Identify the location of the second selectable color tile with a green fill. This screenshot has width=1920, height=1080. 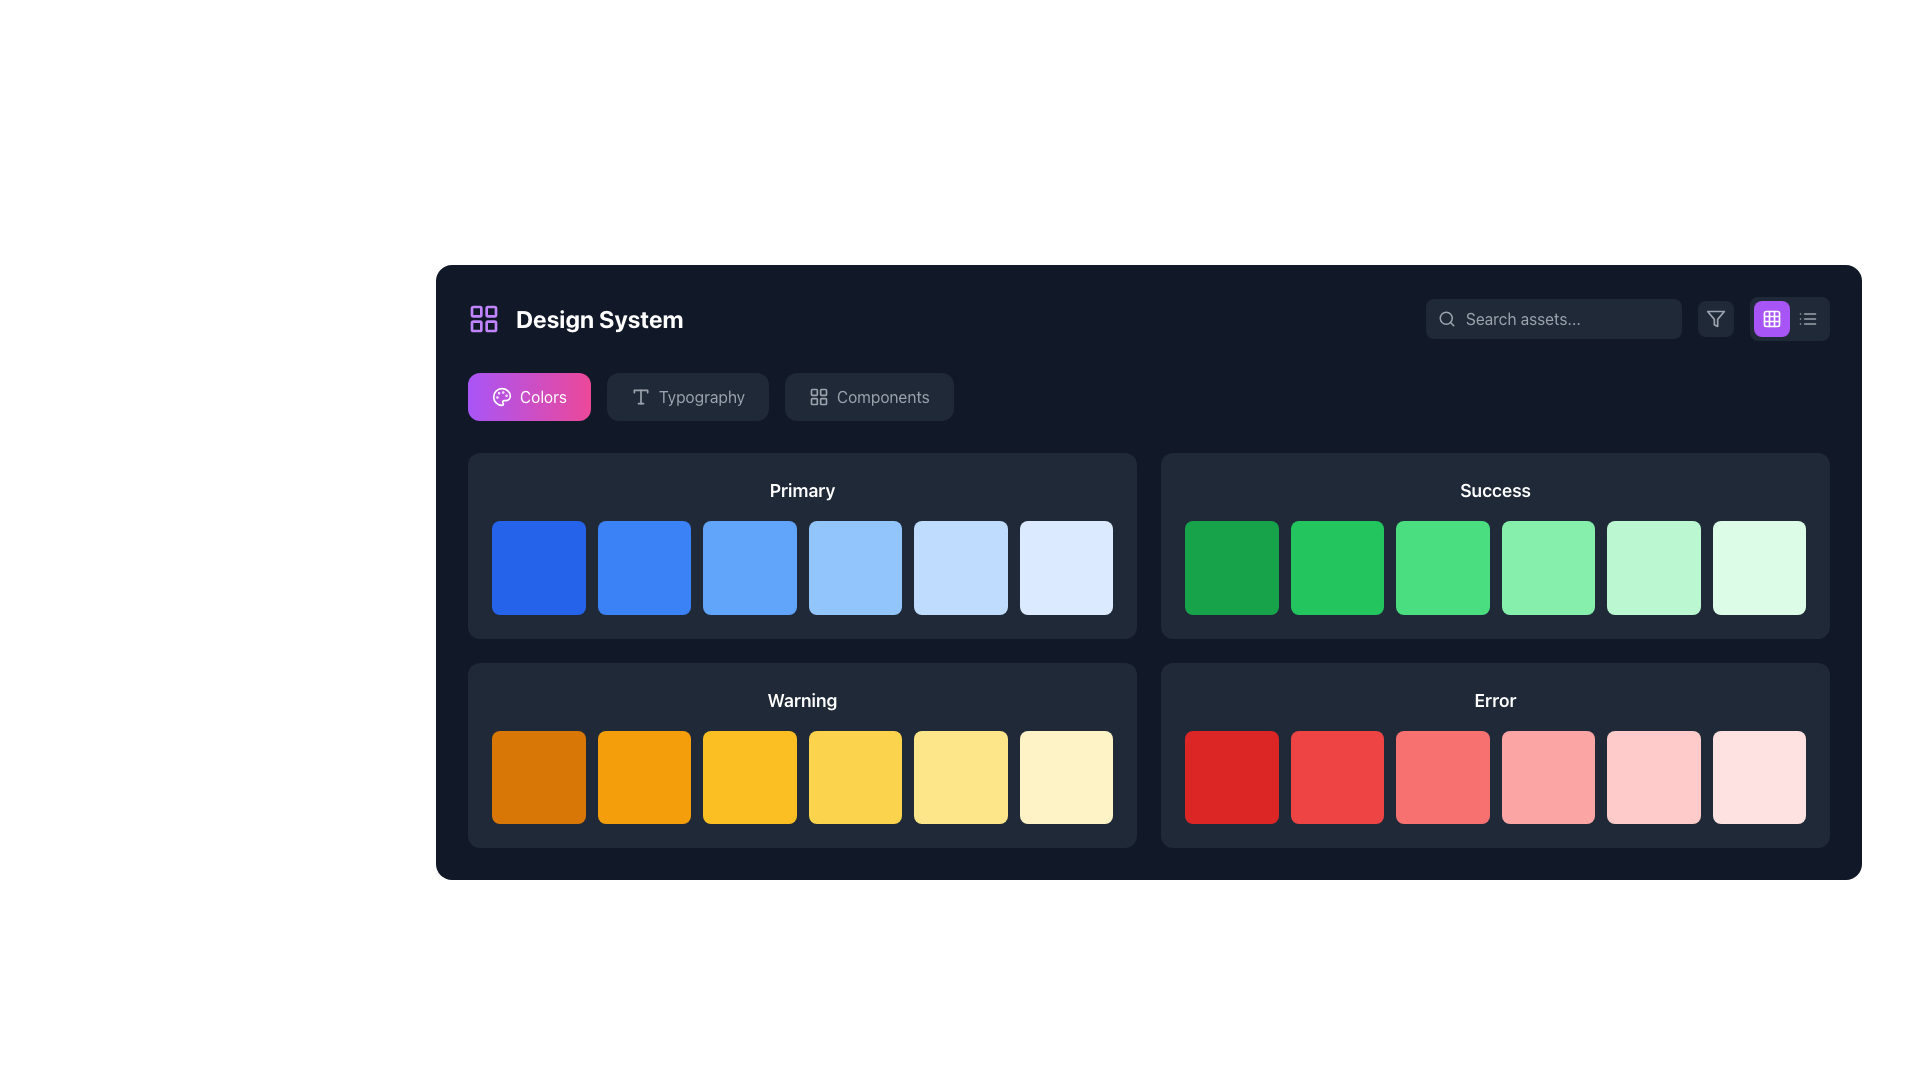
(1334, 565).